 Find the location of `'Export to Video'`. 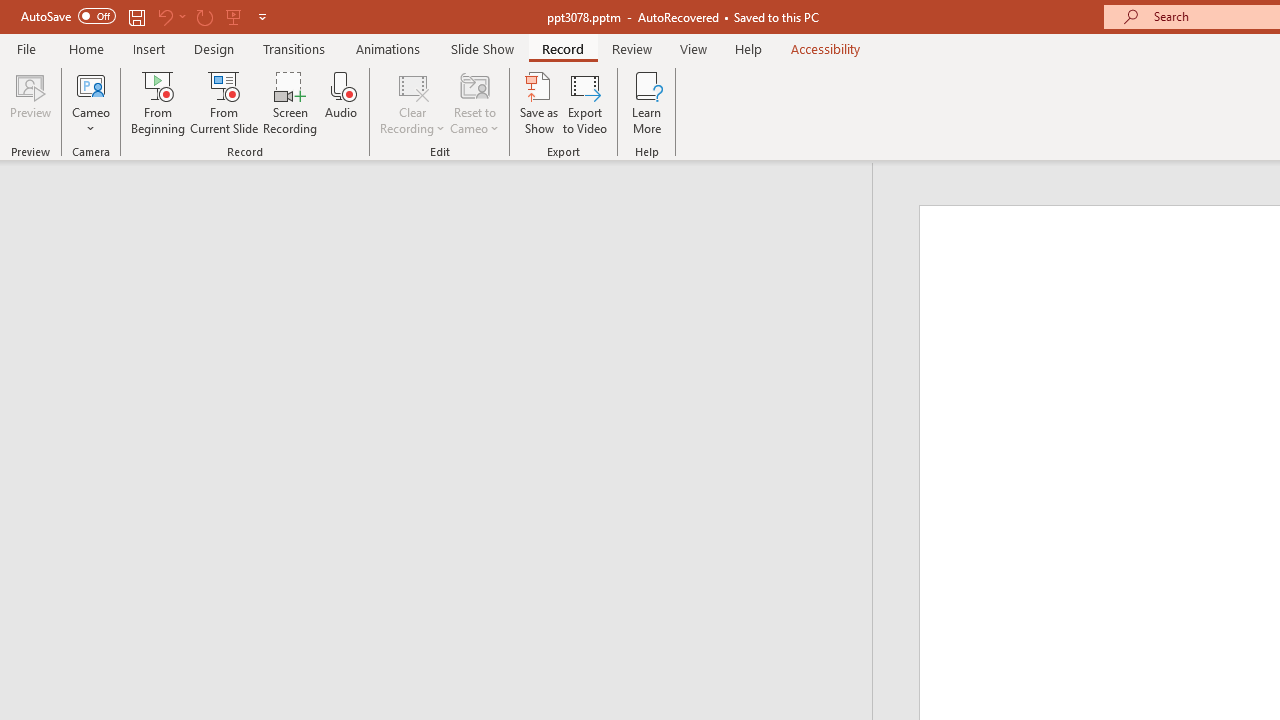

'Export to Video' is located at coordinates (584, 103).